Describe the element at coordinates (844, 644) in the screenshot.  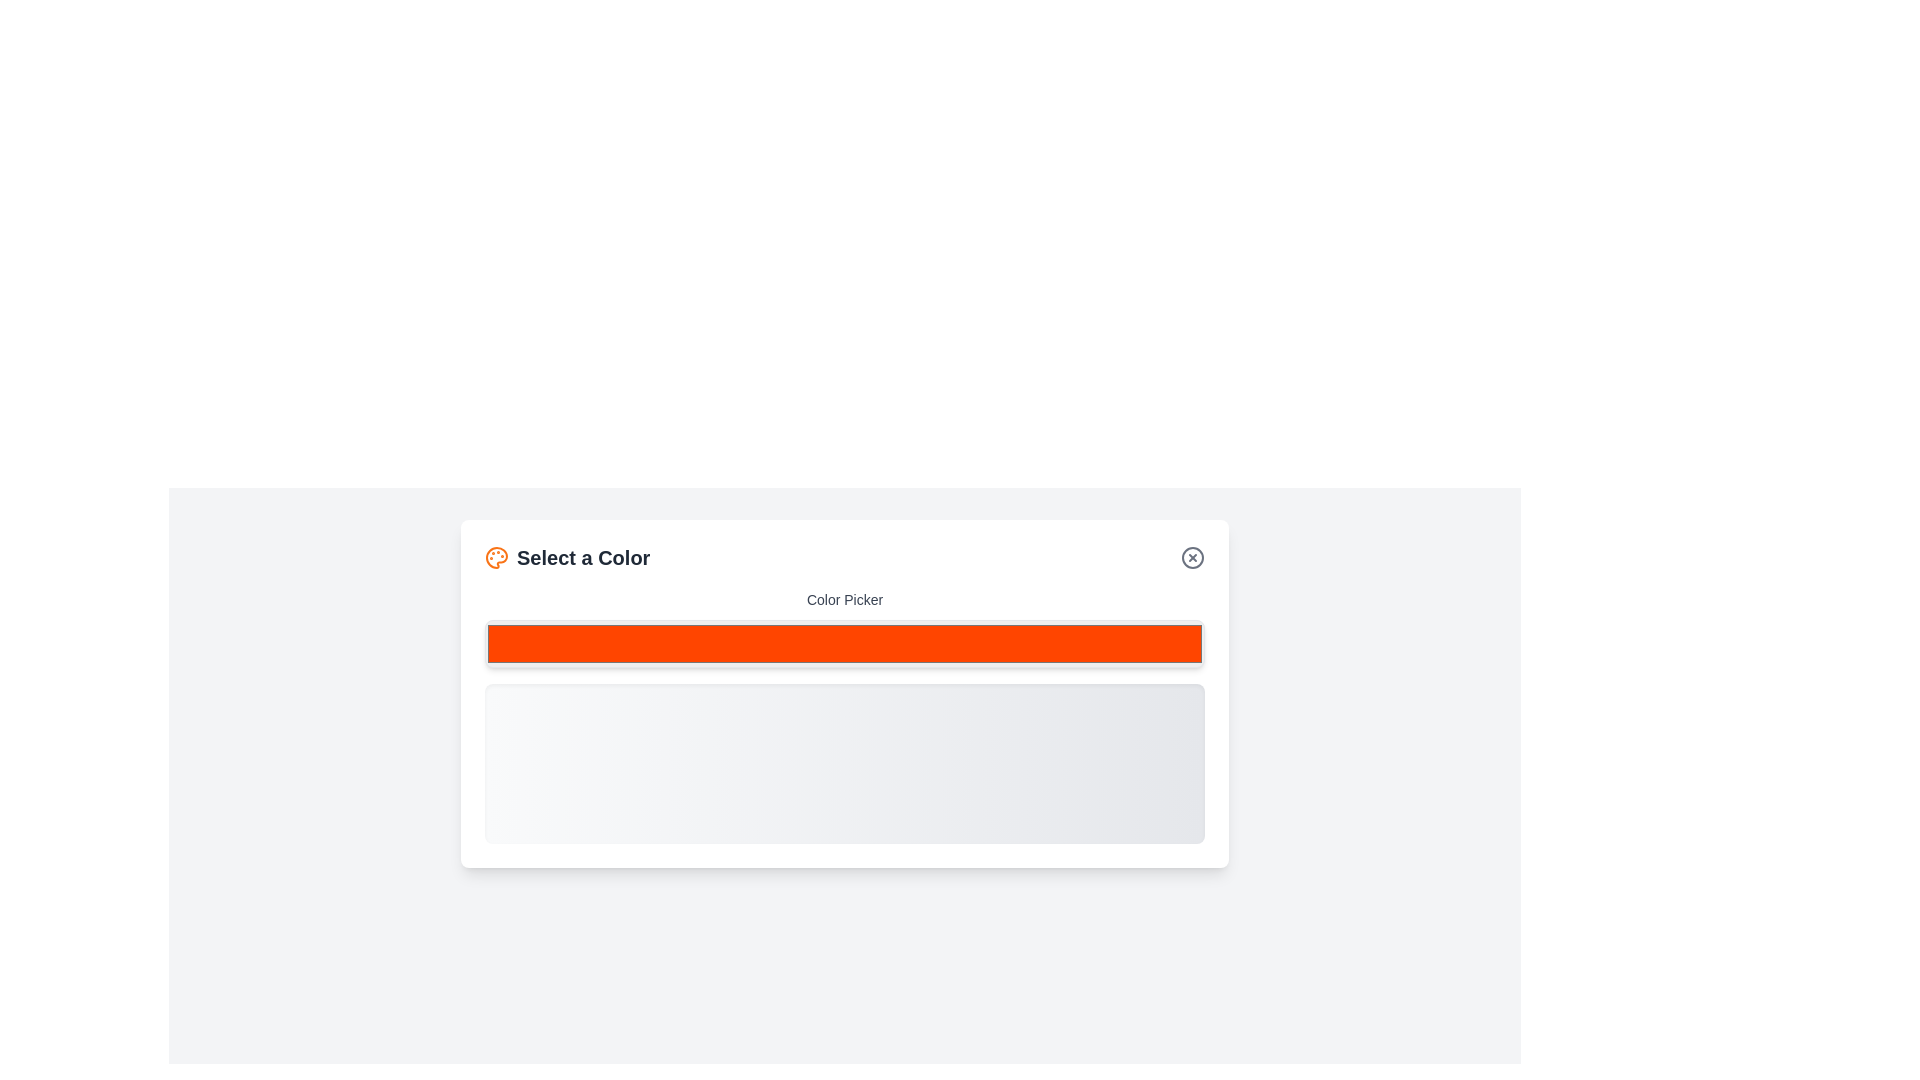
I see `the desired color 7466975 using the picker` at that location.